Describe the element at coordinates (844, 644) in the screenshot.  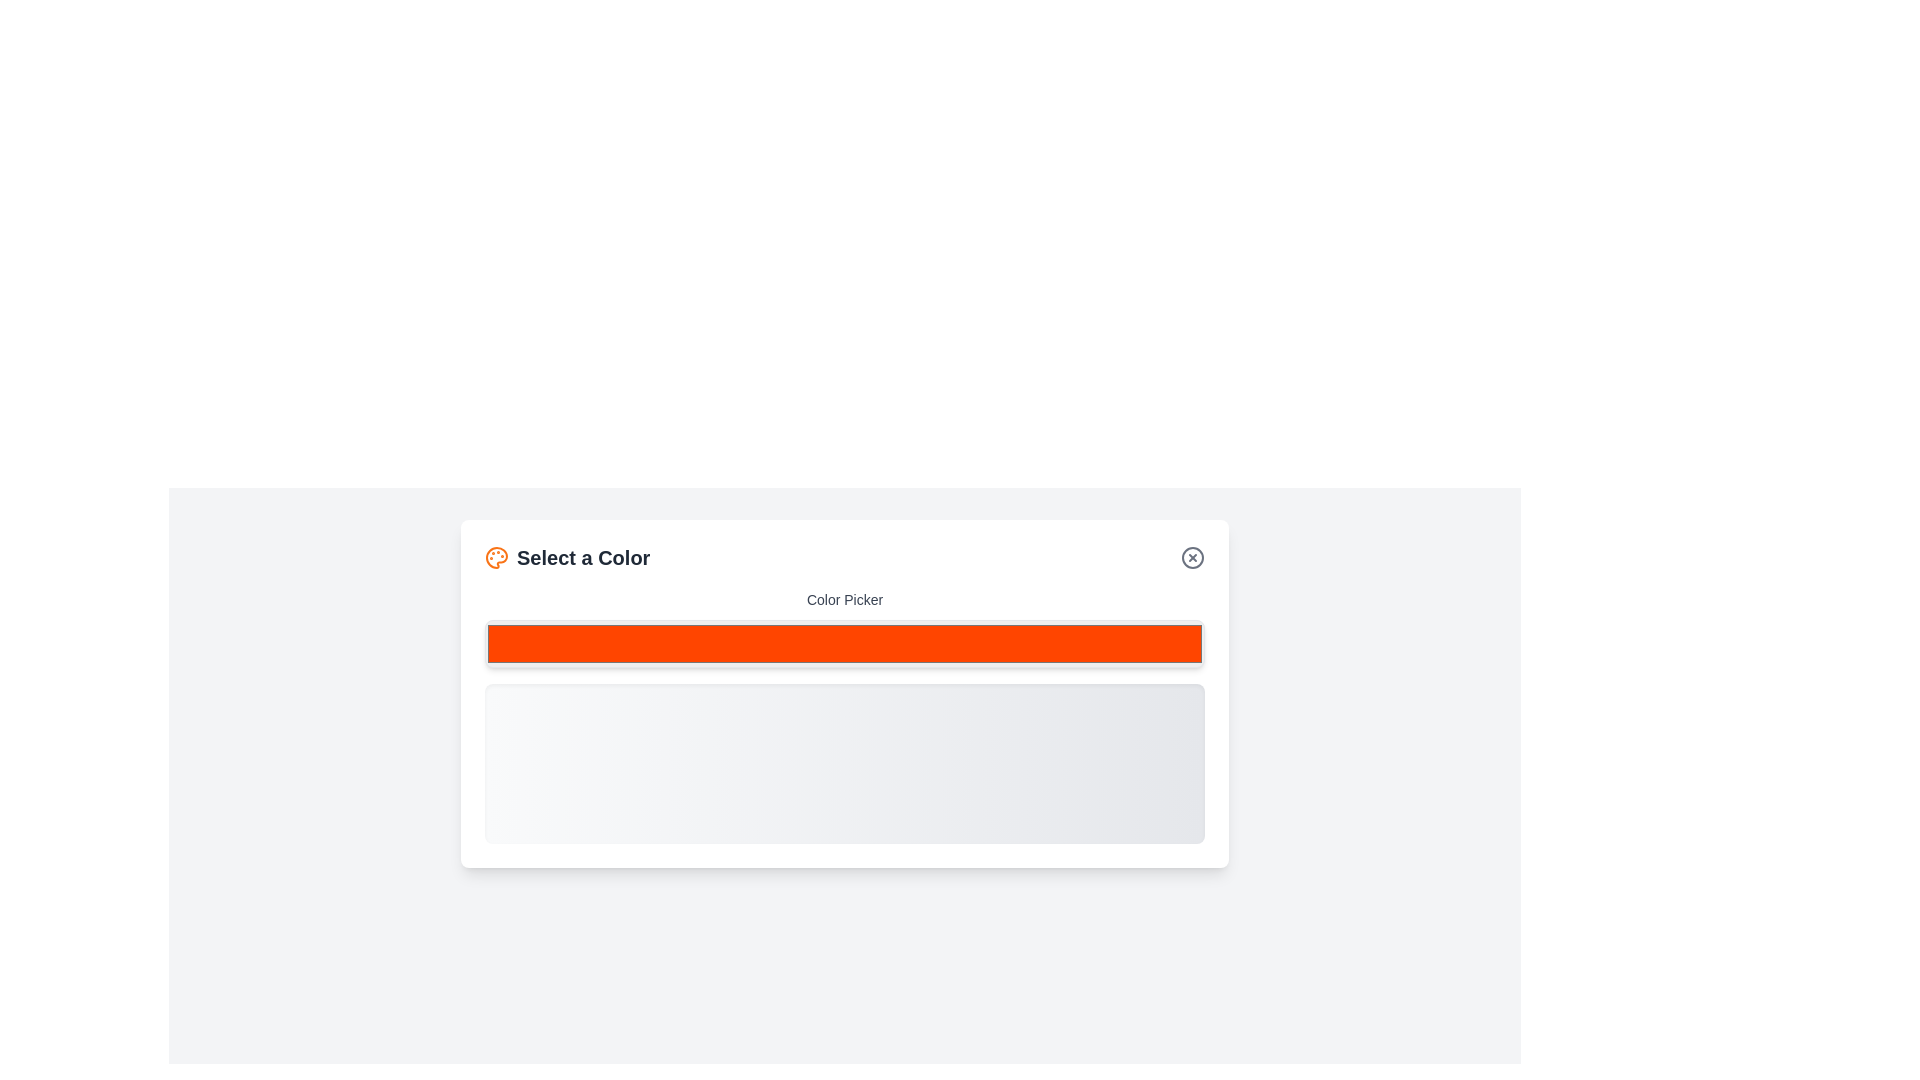
I see `the desired color 7466975 using the picker` at that location.